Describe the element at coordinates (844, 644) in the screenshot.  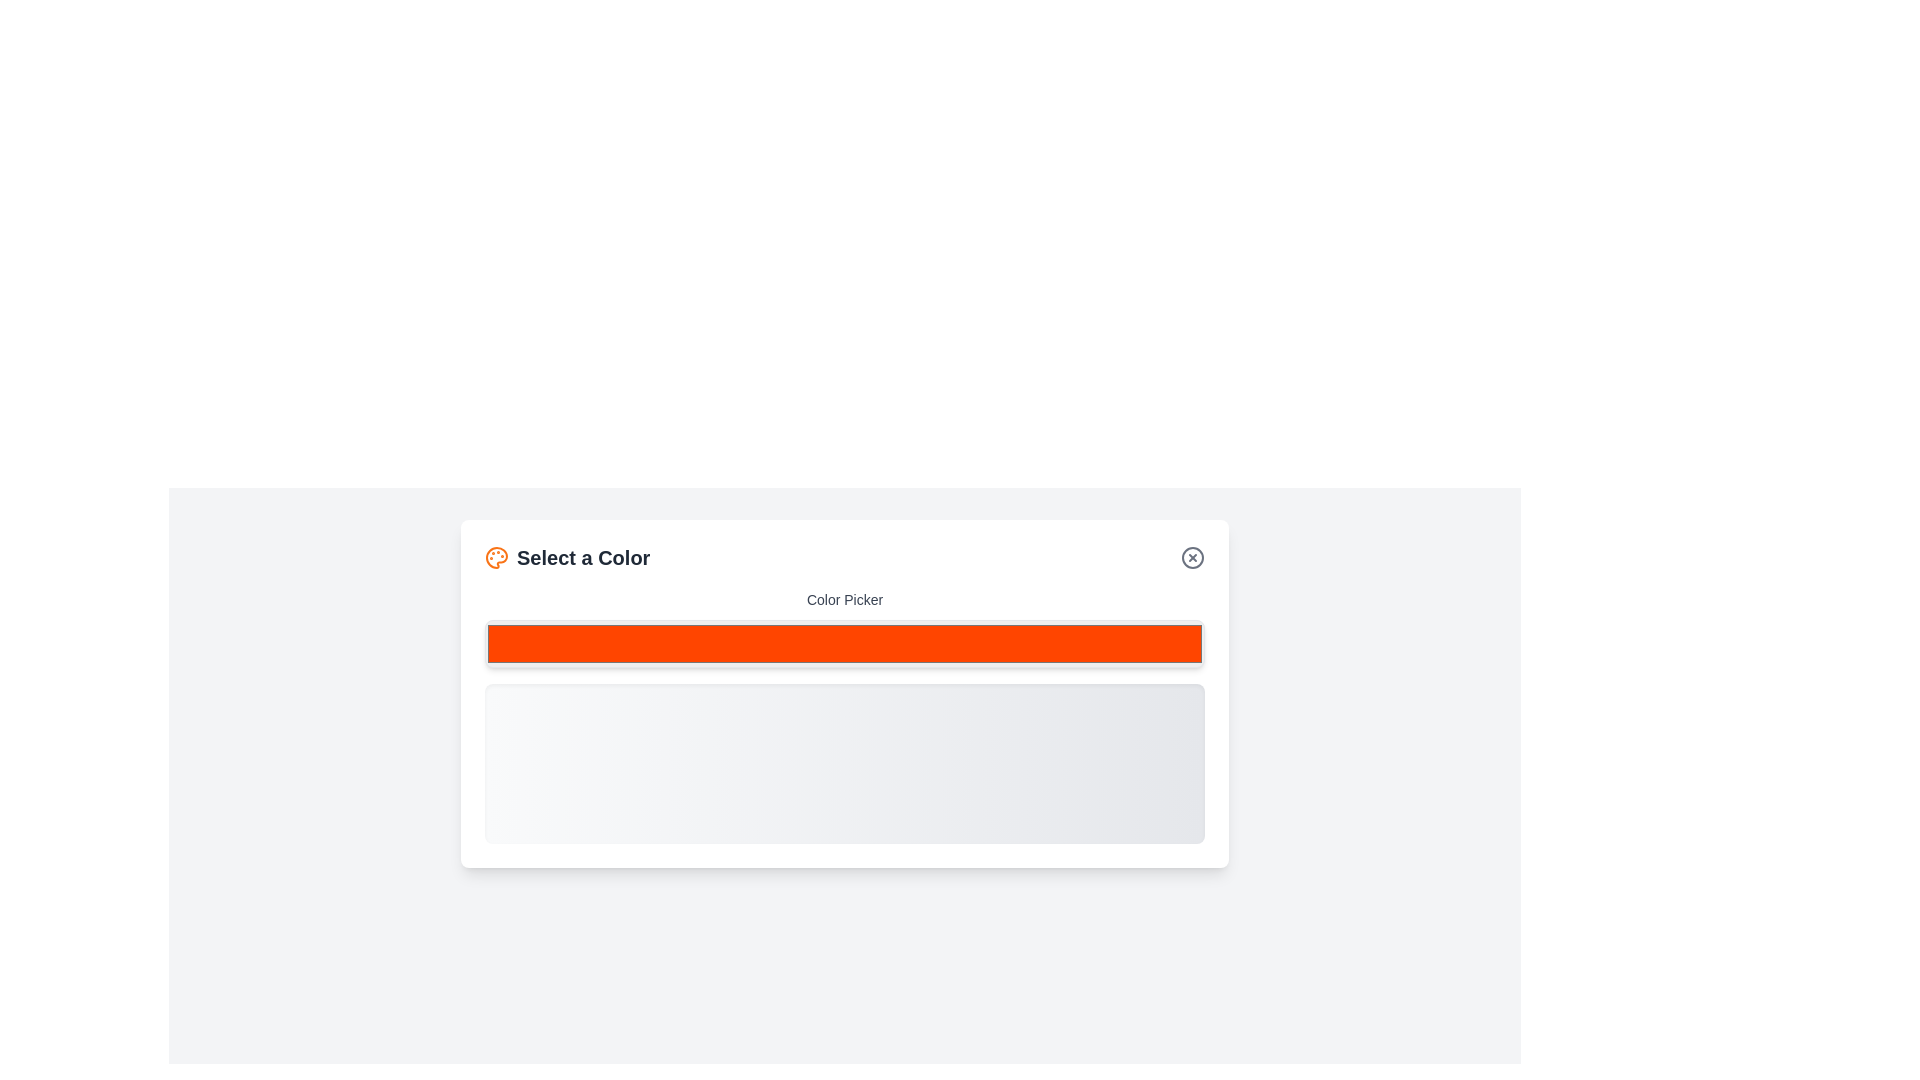
I see `the desired color 7466975 using the picker` at that location.